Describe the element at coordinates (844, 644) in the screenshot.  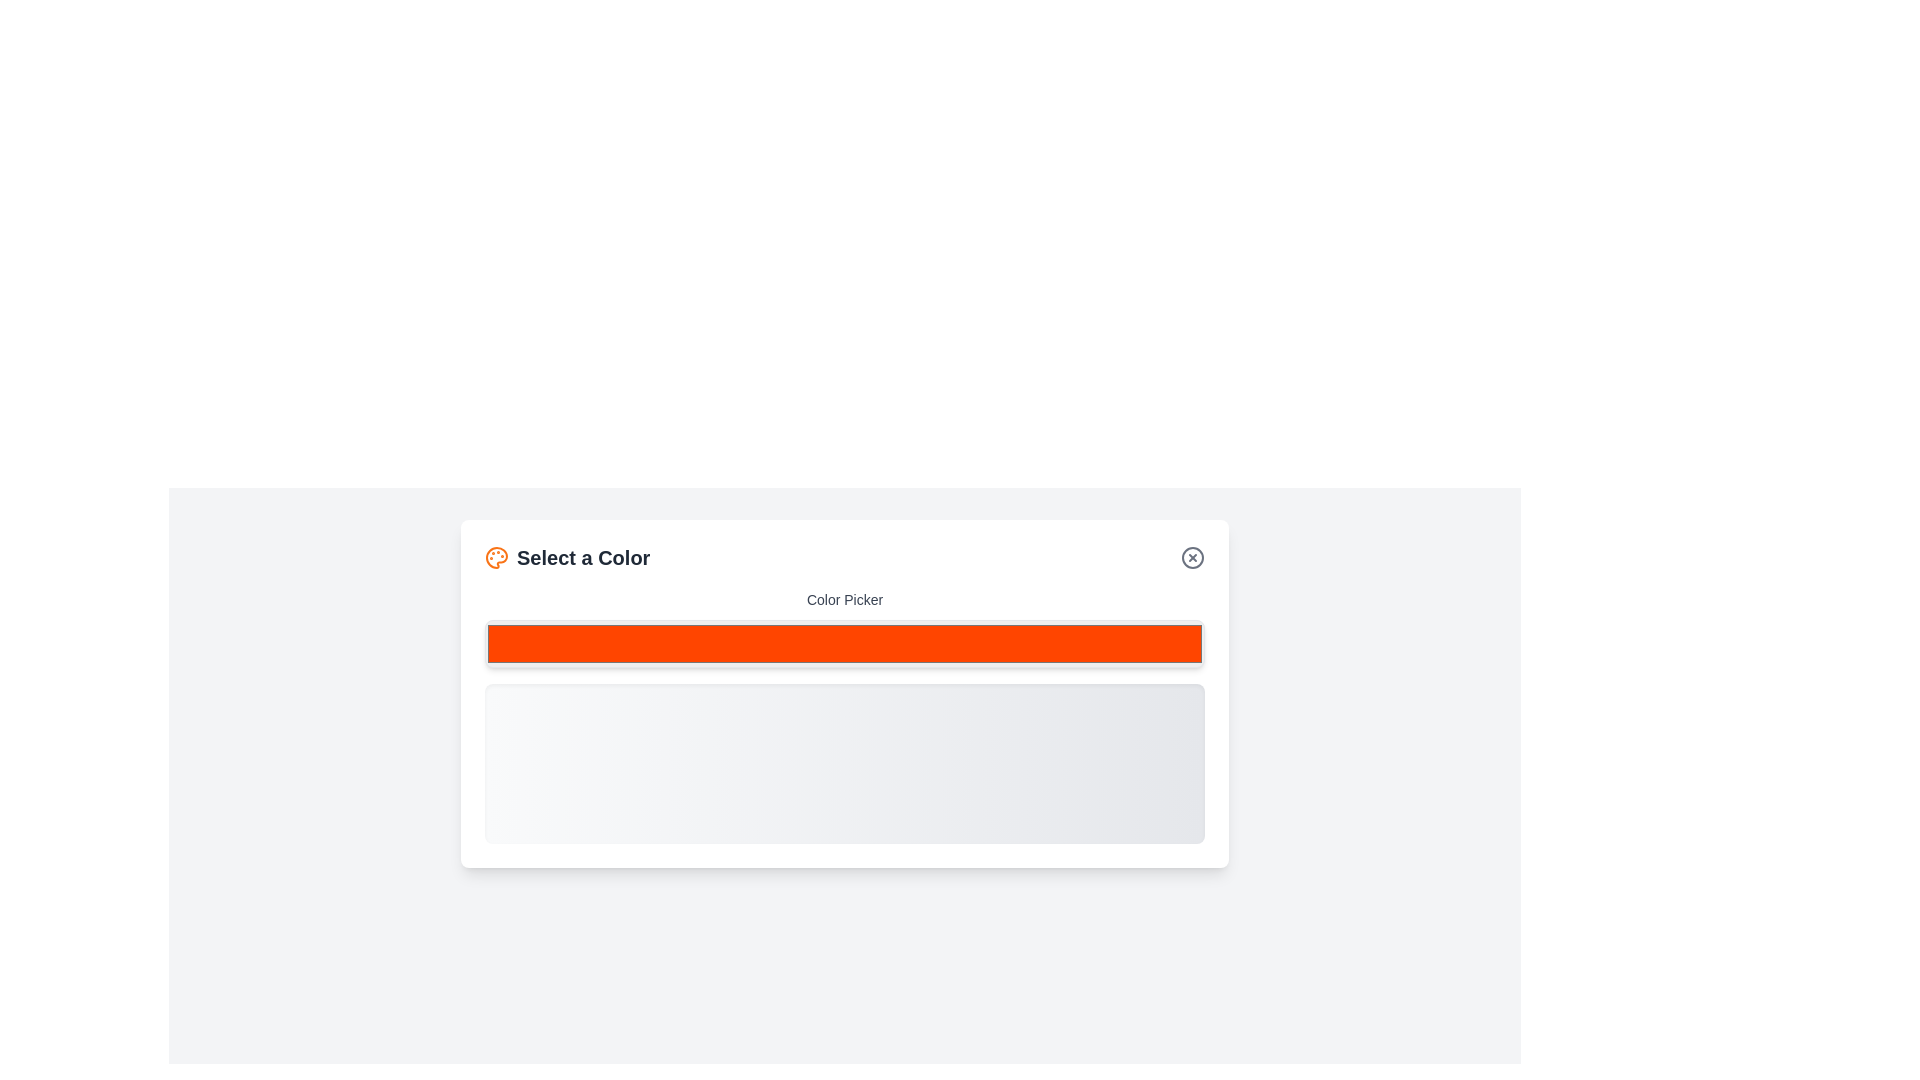
I see `the desired color 7466975 using the picker` at that location.